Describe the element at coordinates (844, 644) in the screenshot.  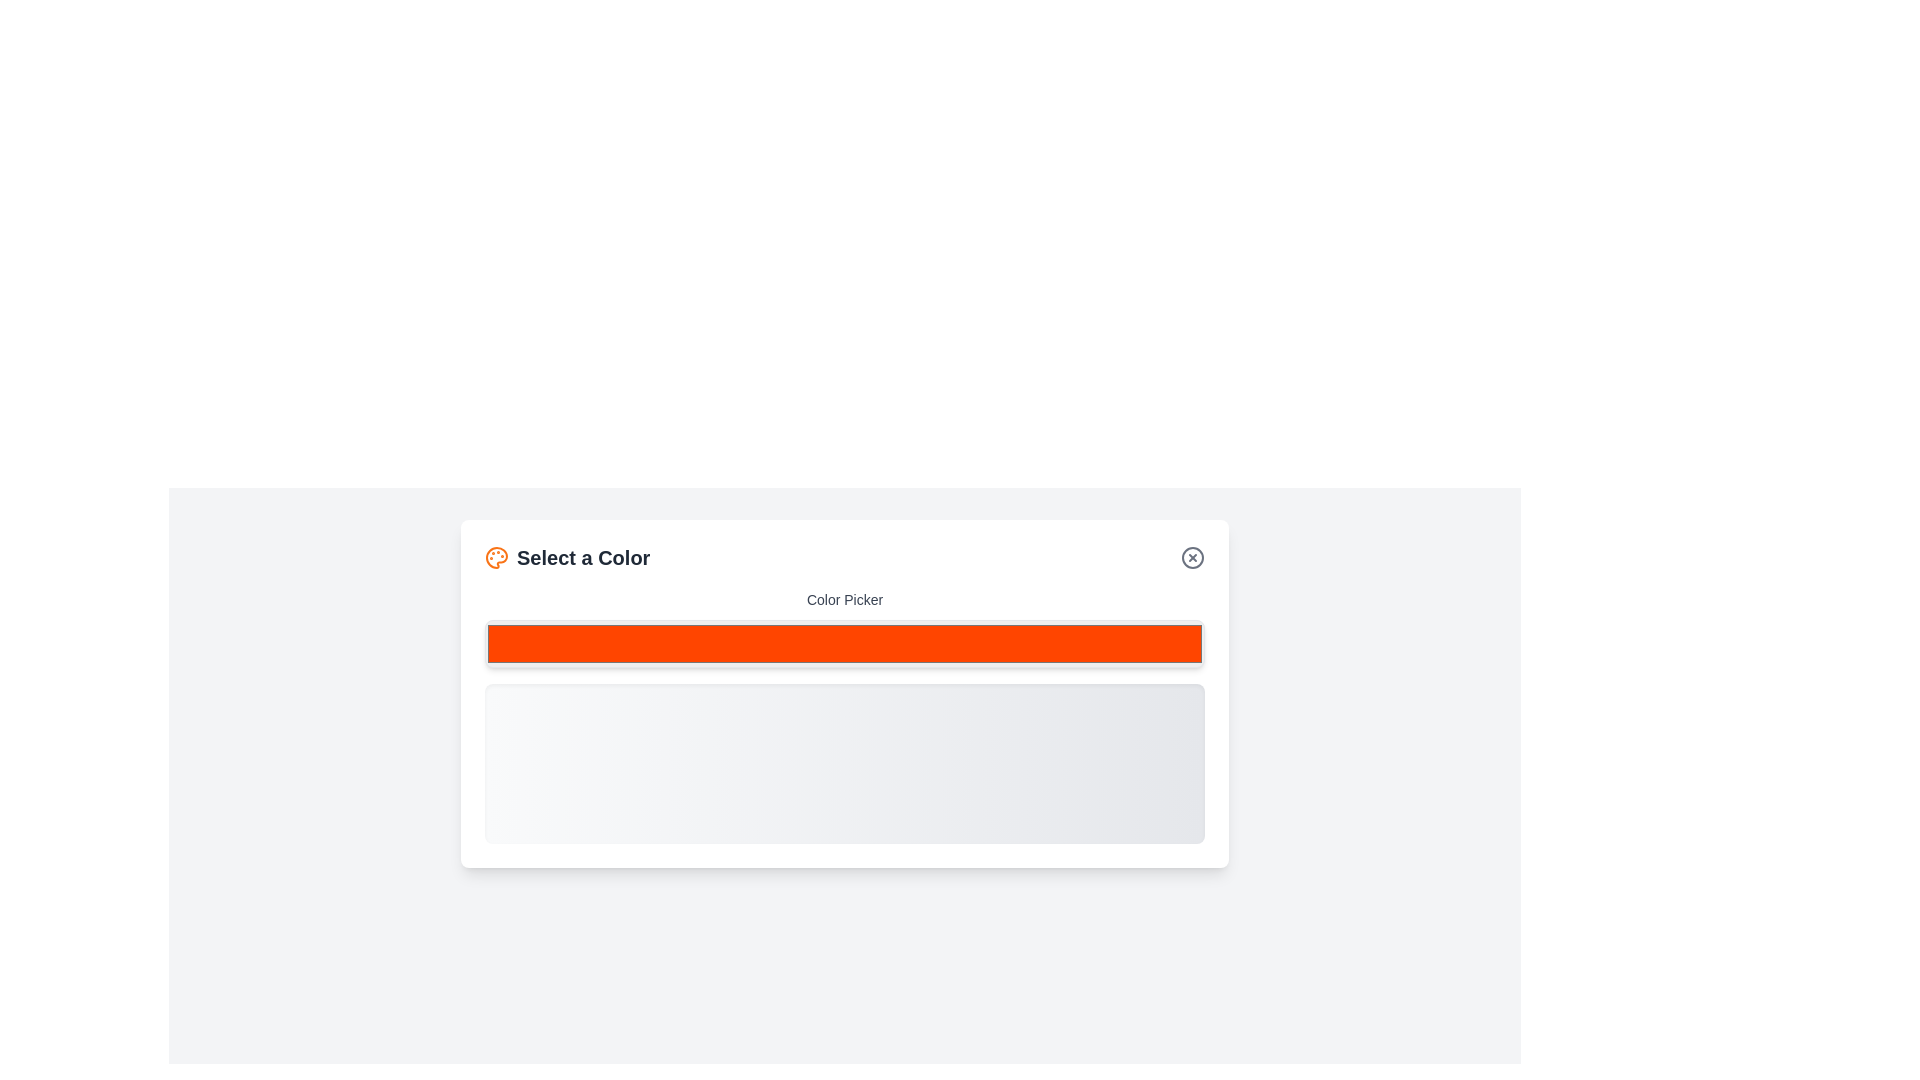
I see `the desired color 7466975 using the picker` at that location.